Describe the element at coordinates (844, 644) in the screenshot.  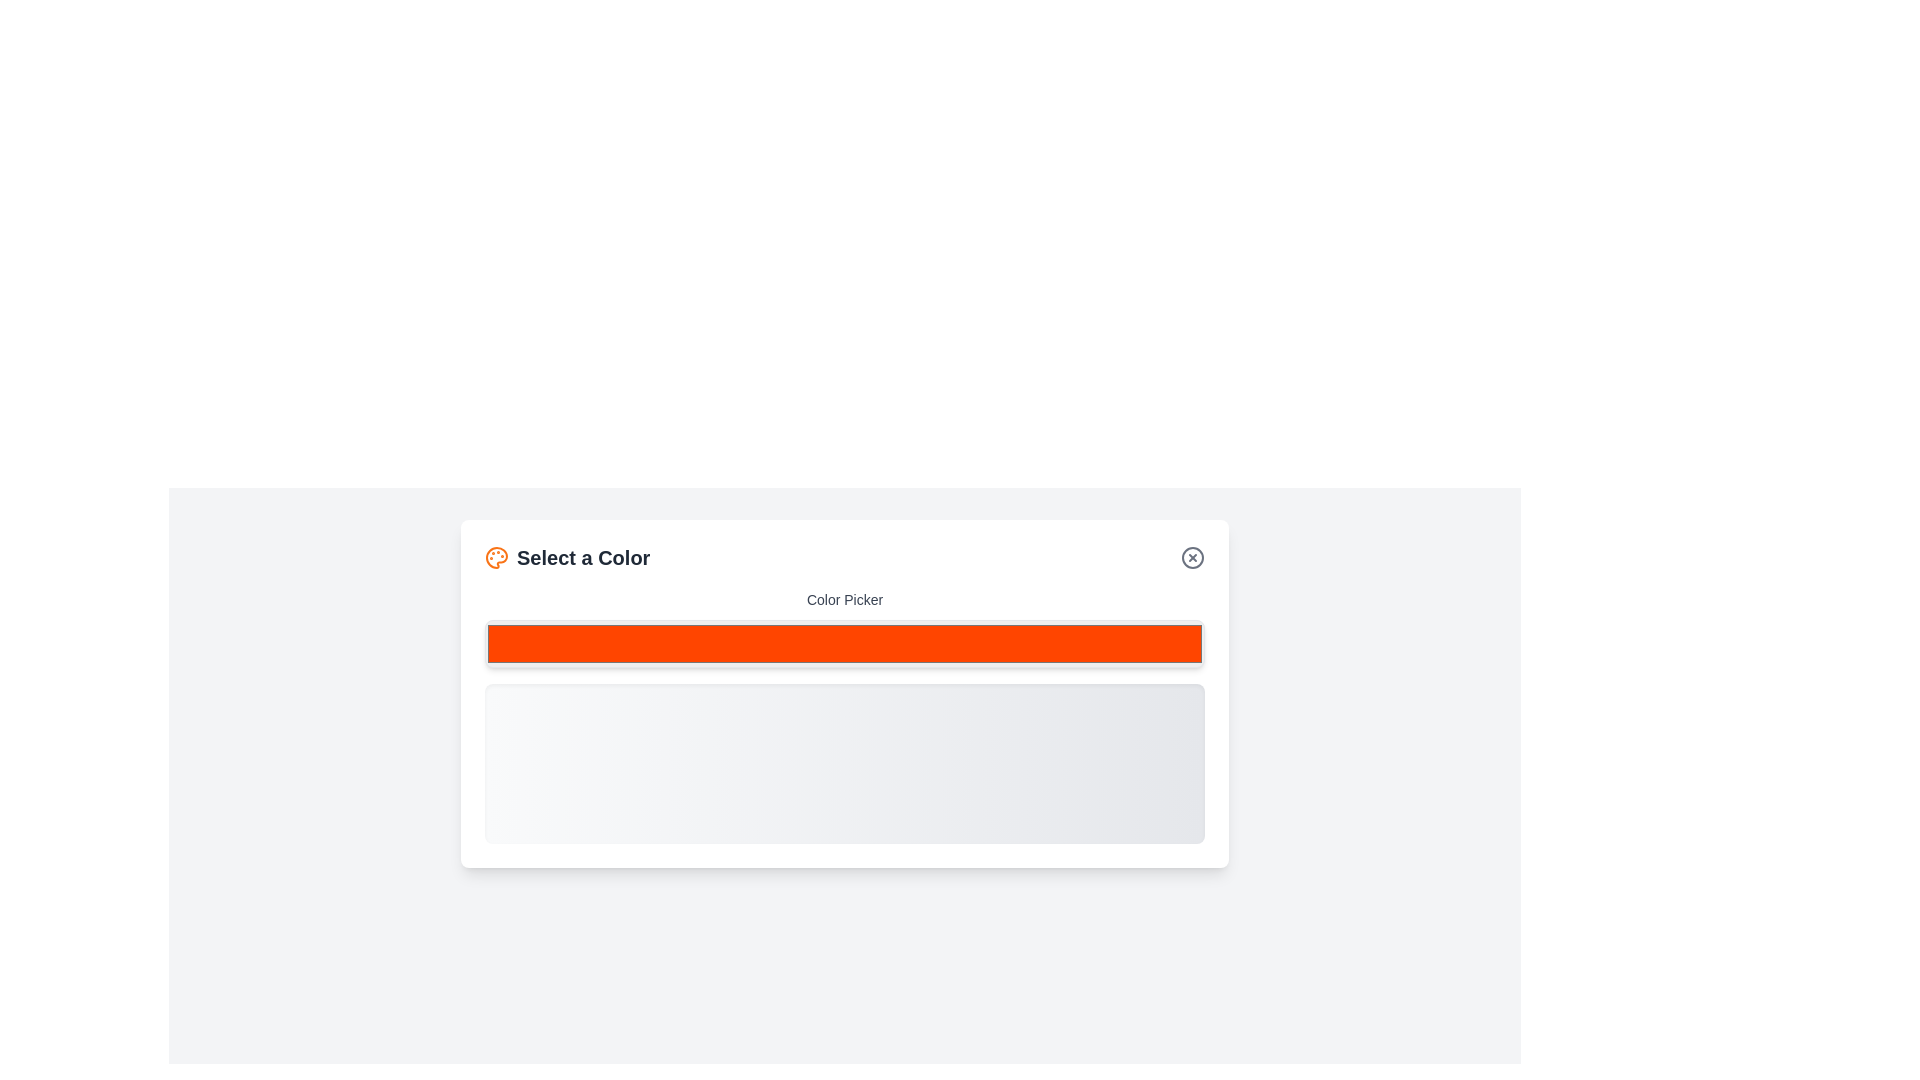
I see `the desired color 7466975 using the picker` at that location.